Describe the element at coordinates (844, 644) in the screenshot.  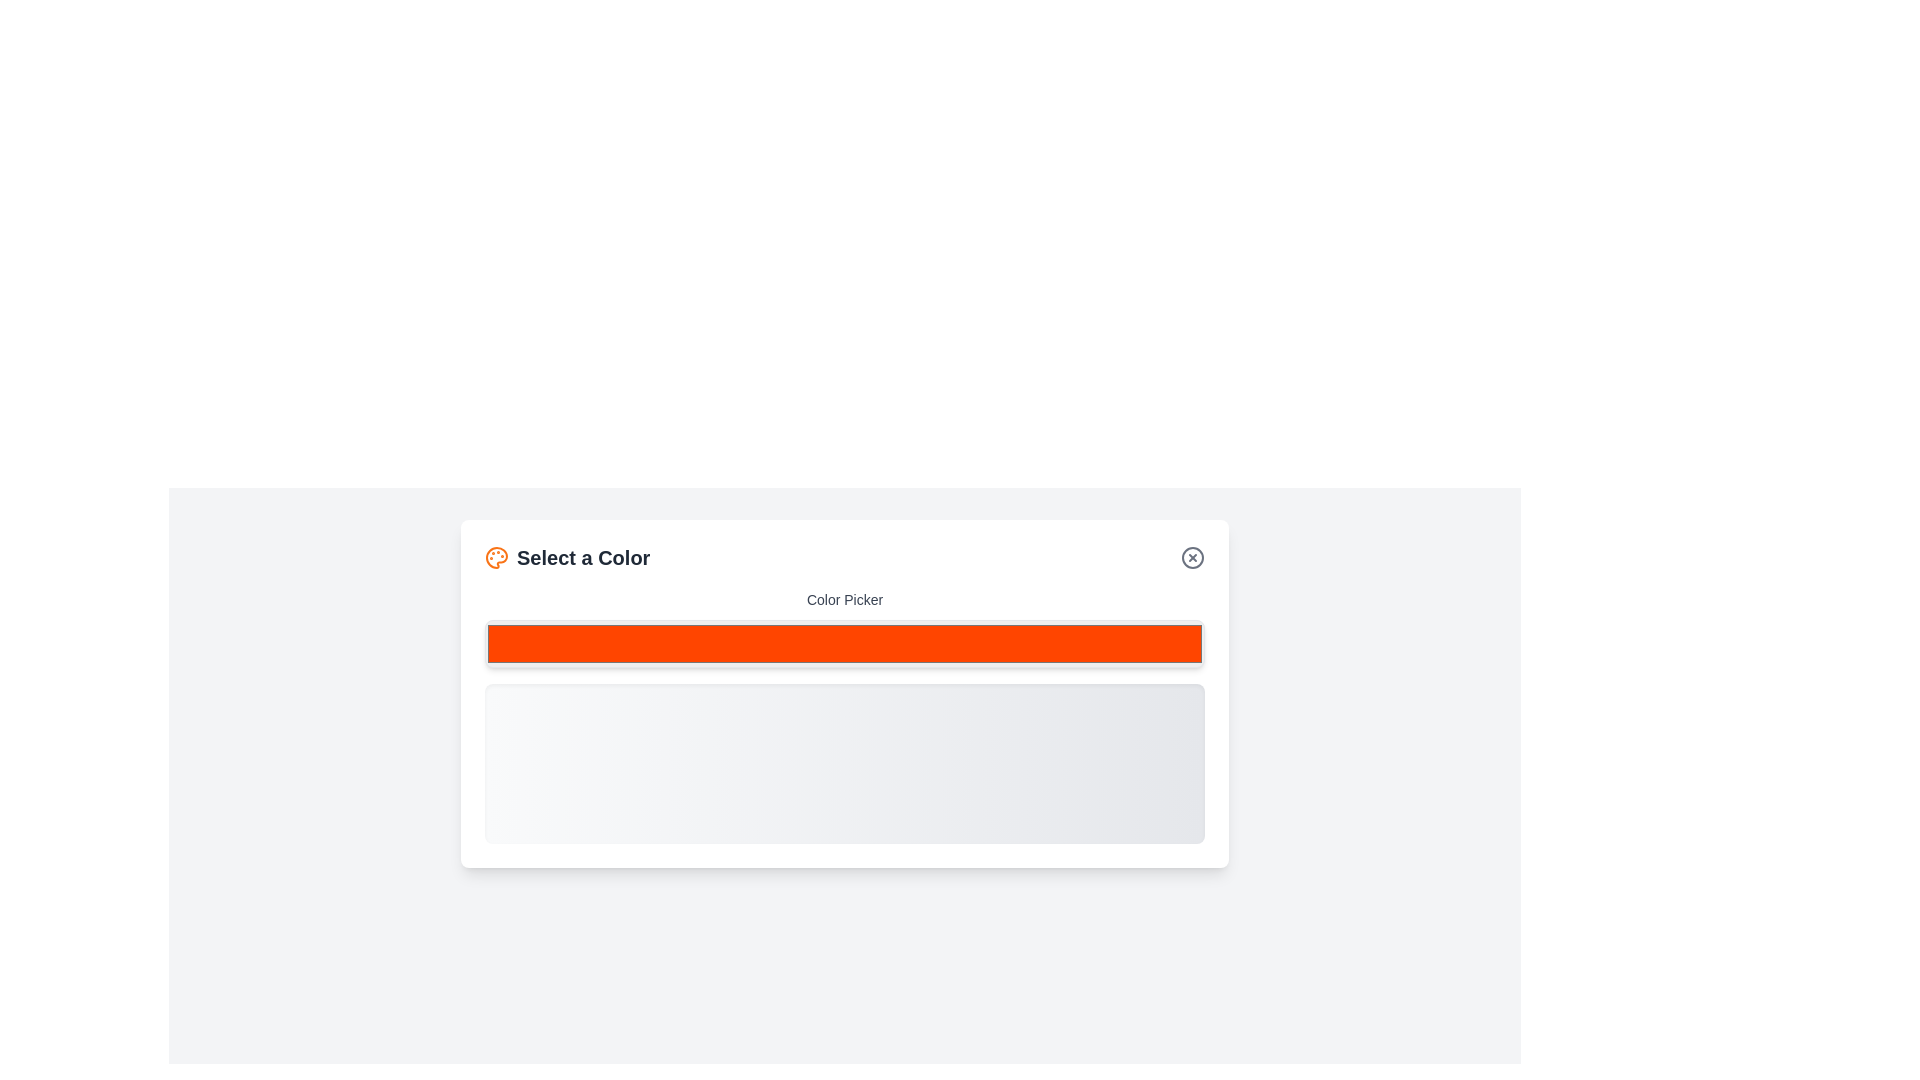
I see `the desired color 7466975 using the picker` at that location.